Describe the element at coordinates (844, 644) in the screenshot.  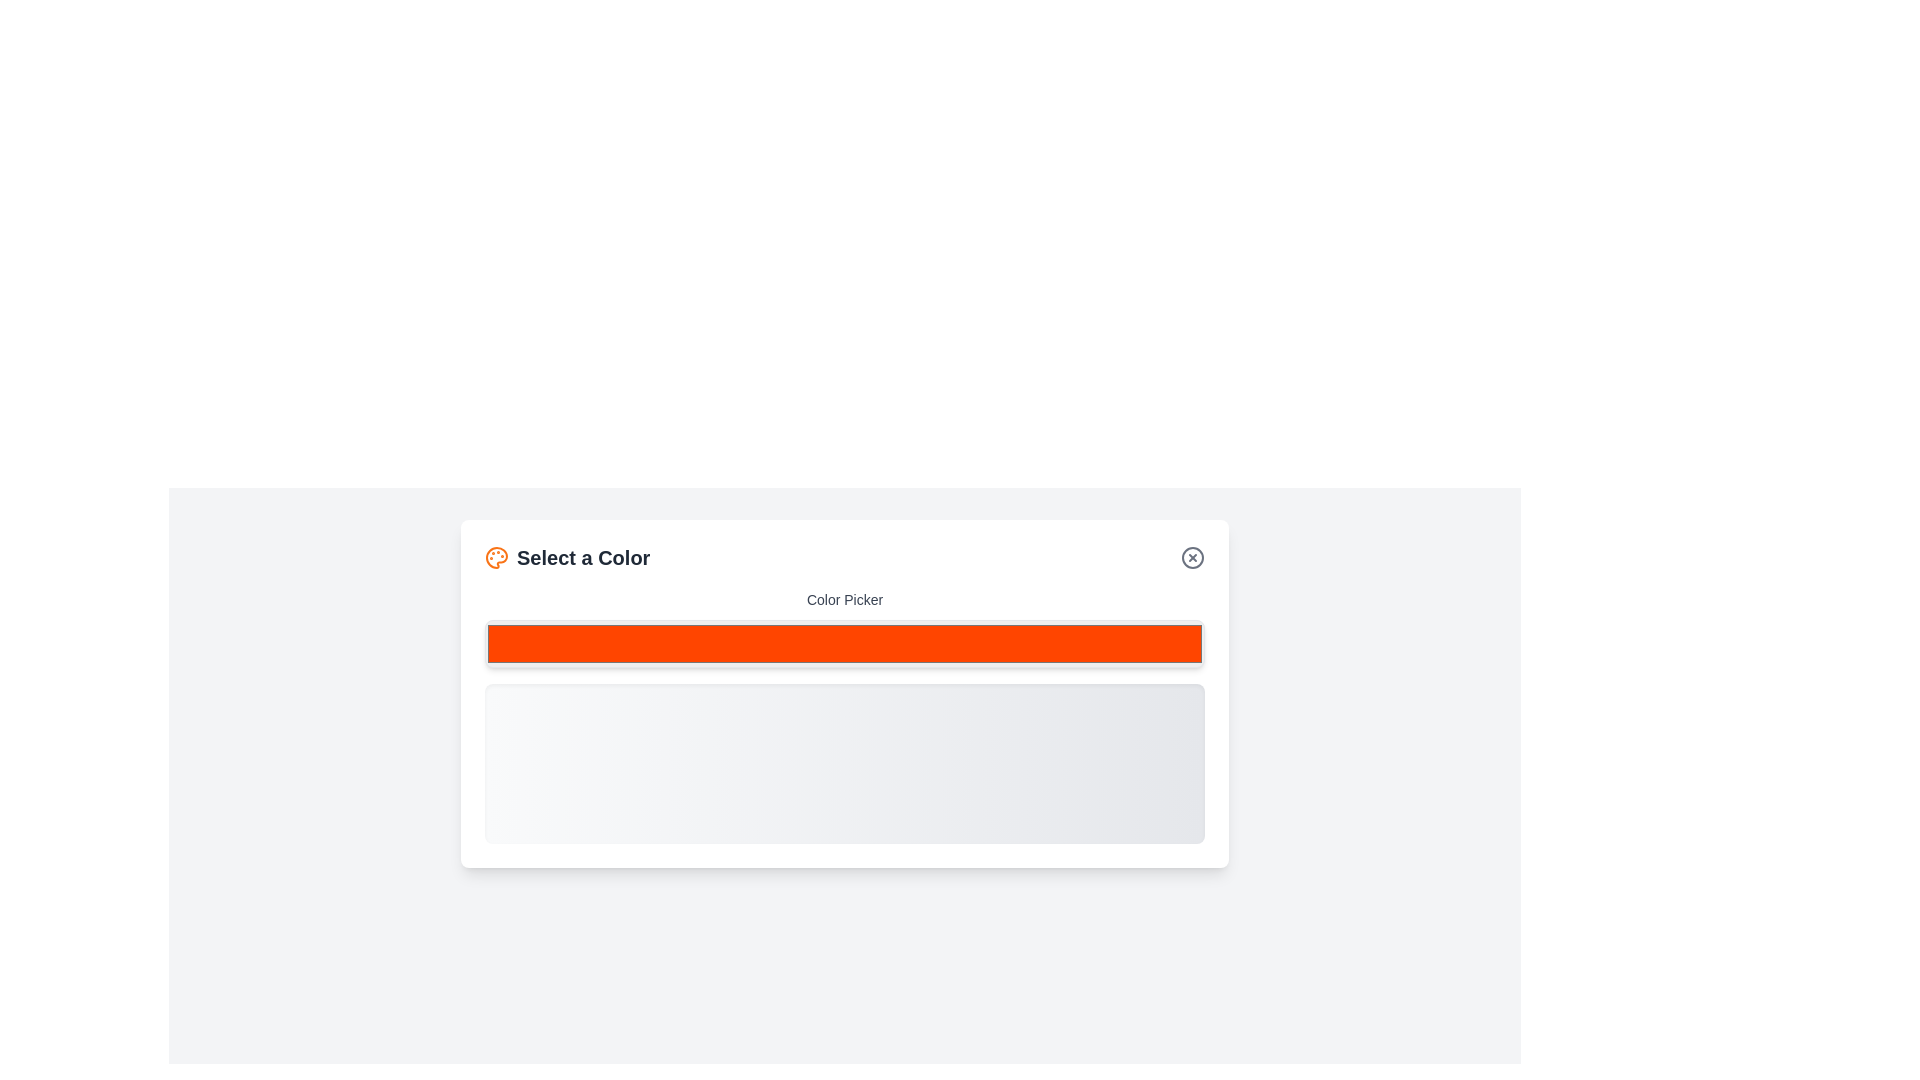
I see `the desired color 7466975 using the picker` at that location.